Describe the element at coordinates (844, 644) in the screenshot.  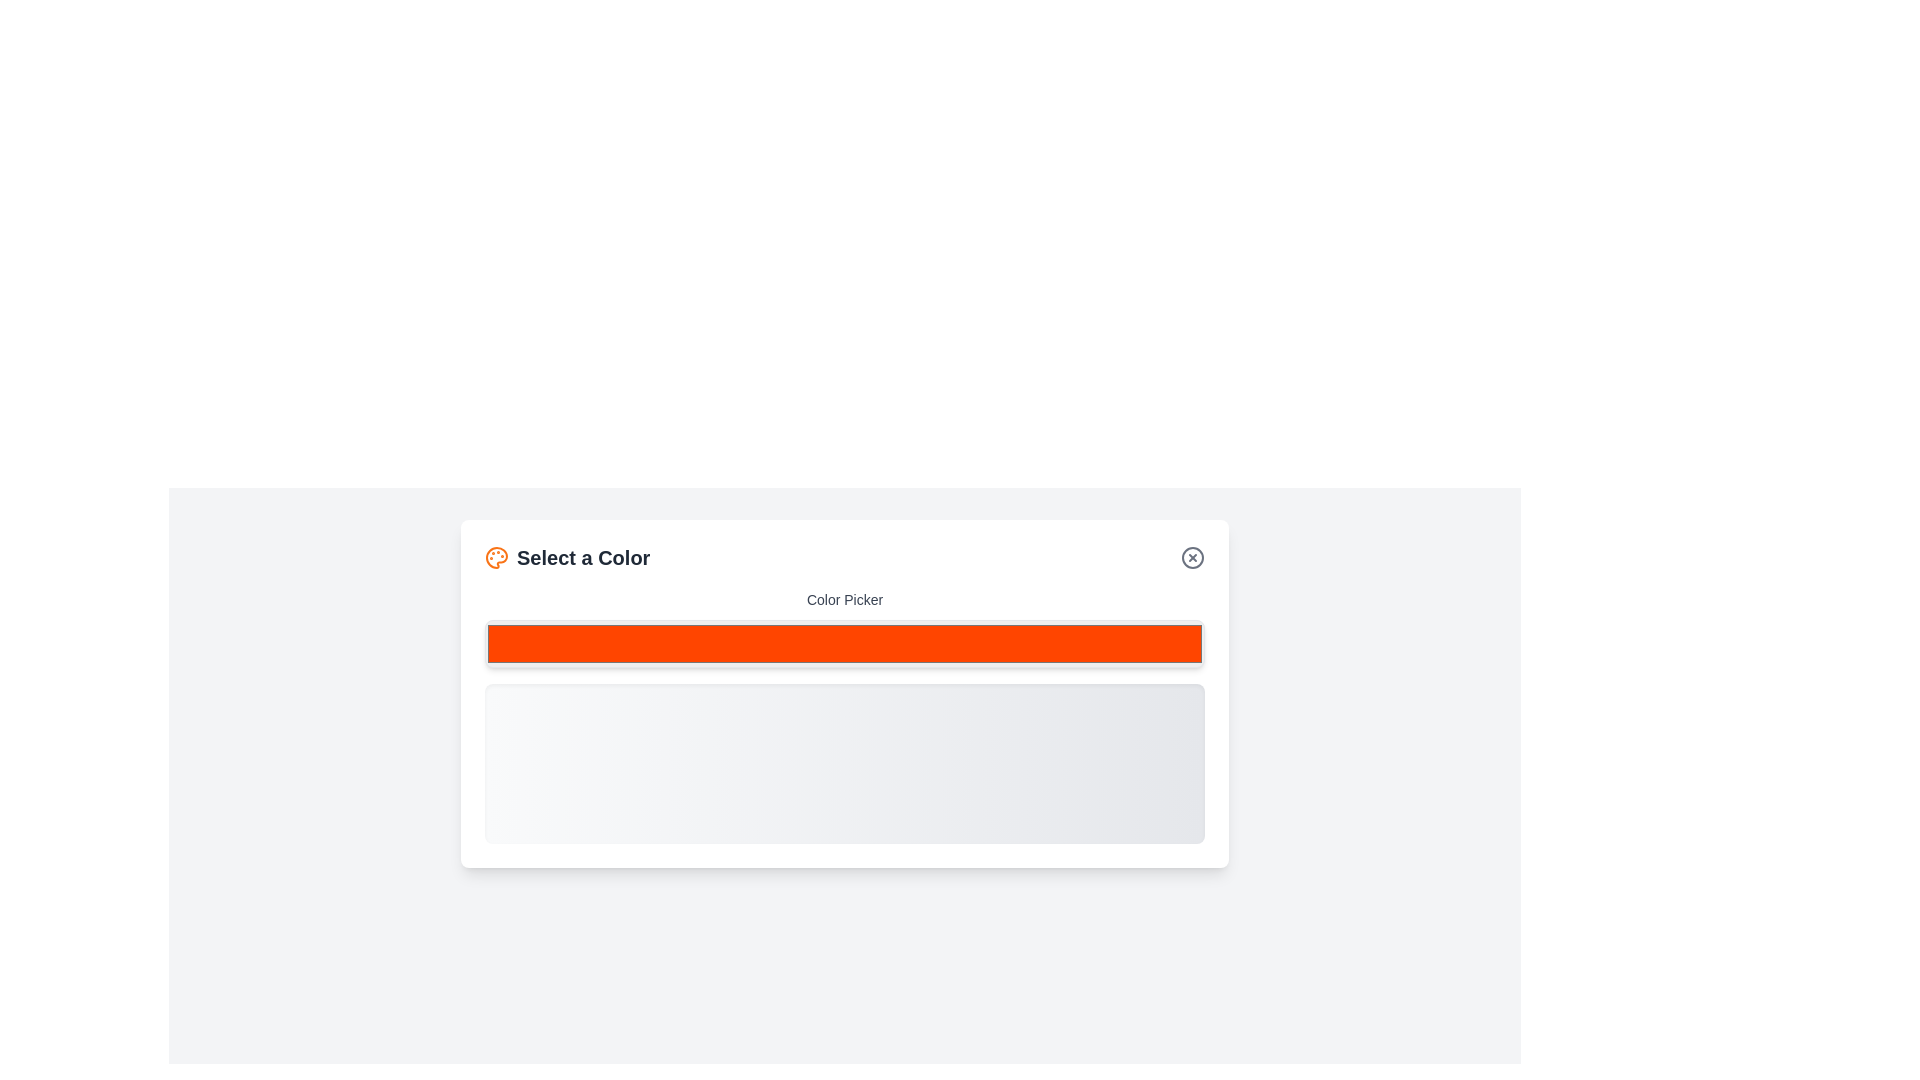
I see `the desired color 7466975 using the picker` at that location.